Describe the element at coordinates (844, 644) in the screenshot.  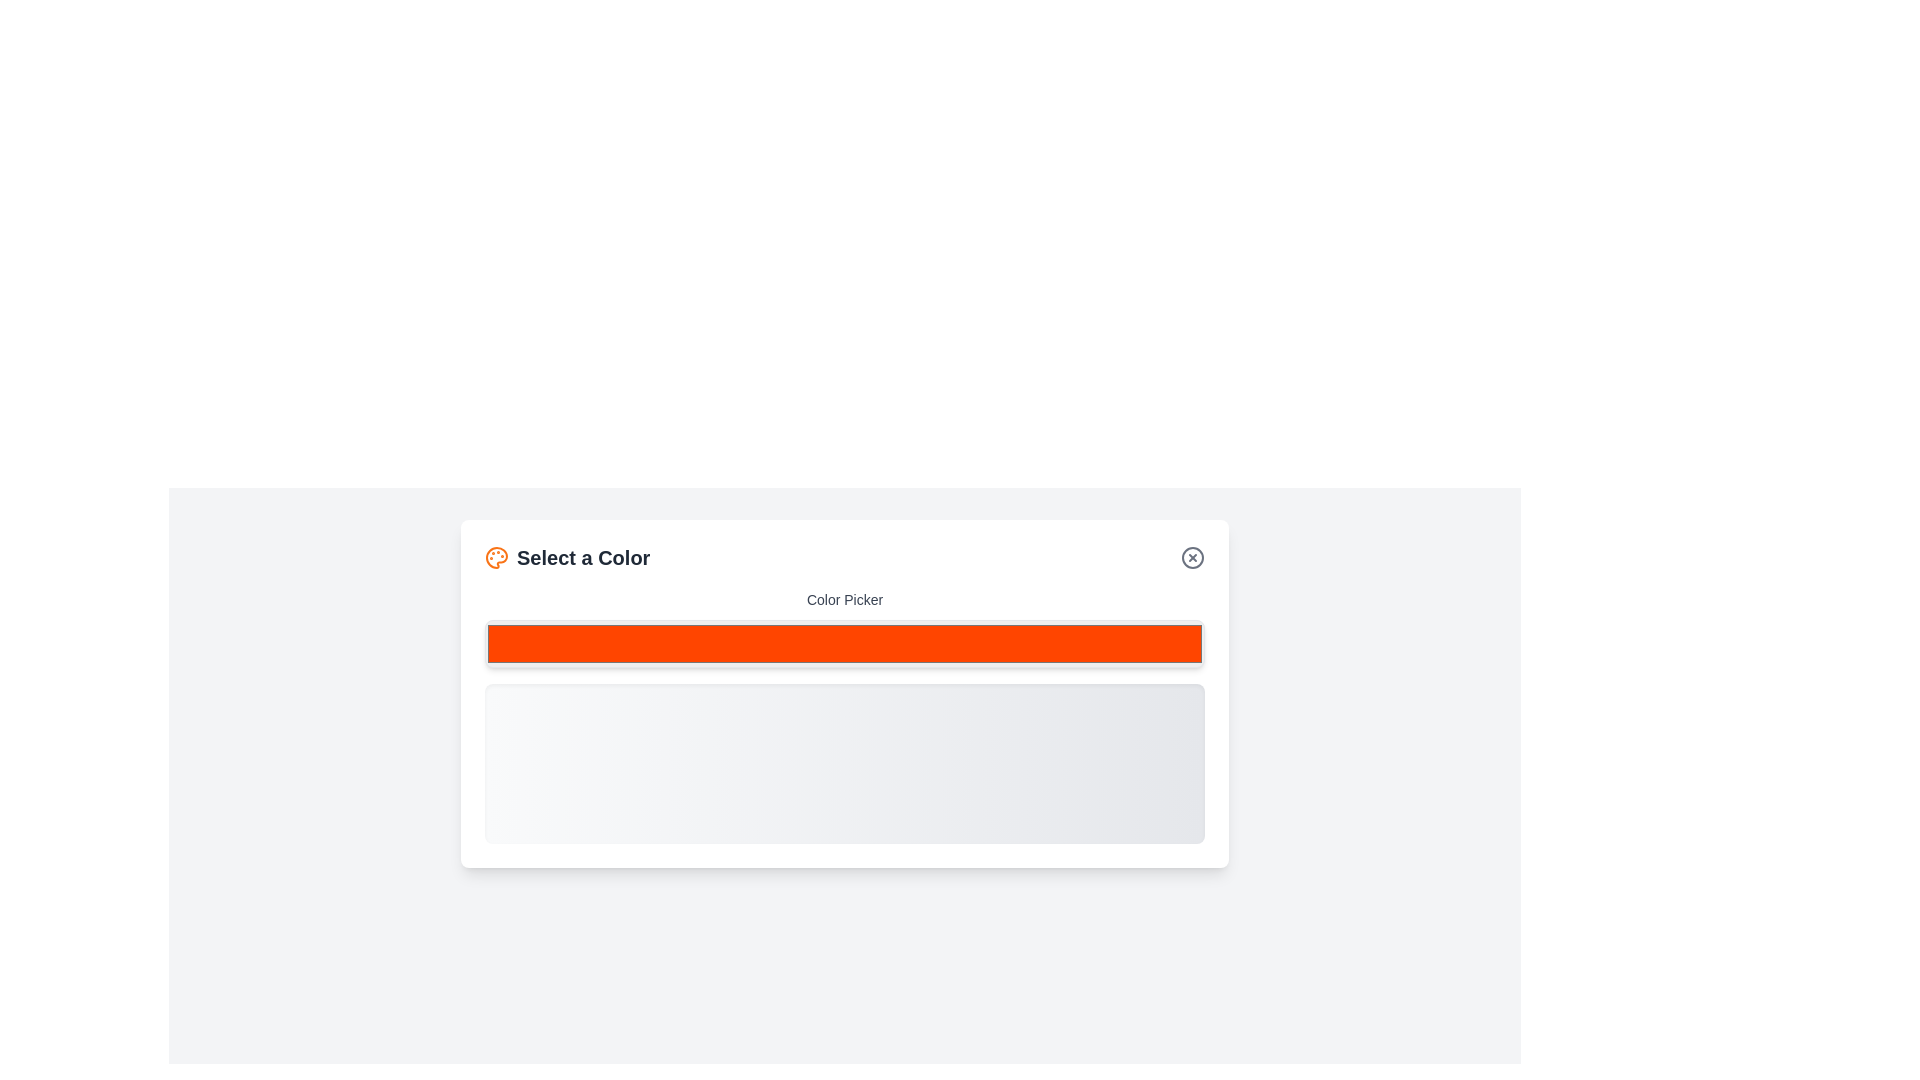
I see `the desired color 7466975 using the picker` at that location.